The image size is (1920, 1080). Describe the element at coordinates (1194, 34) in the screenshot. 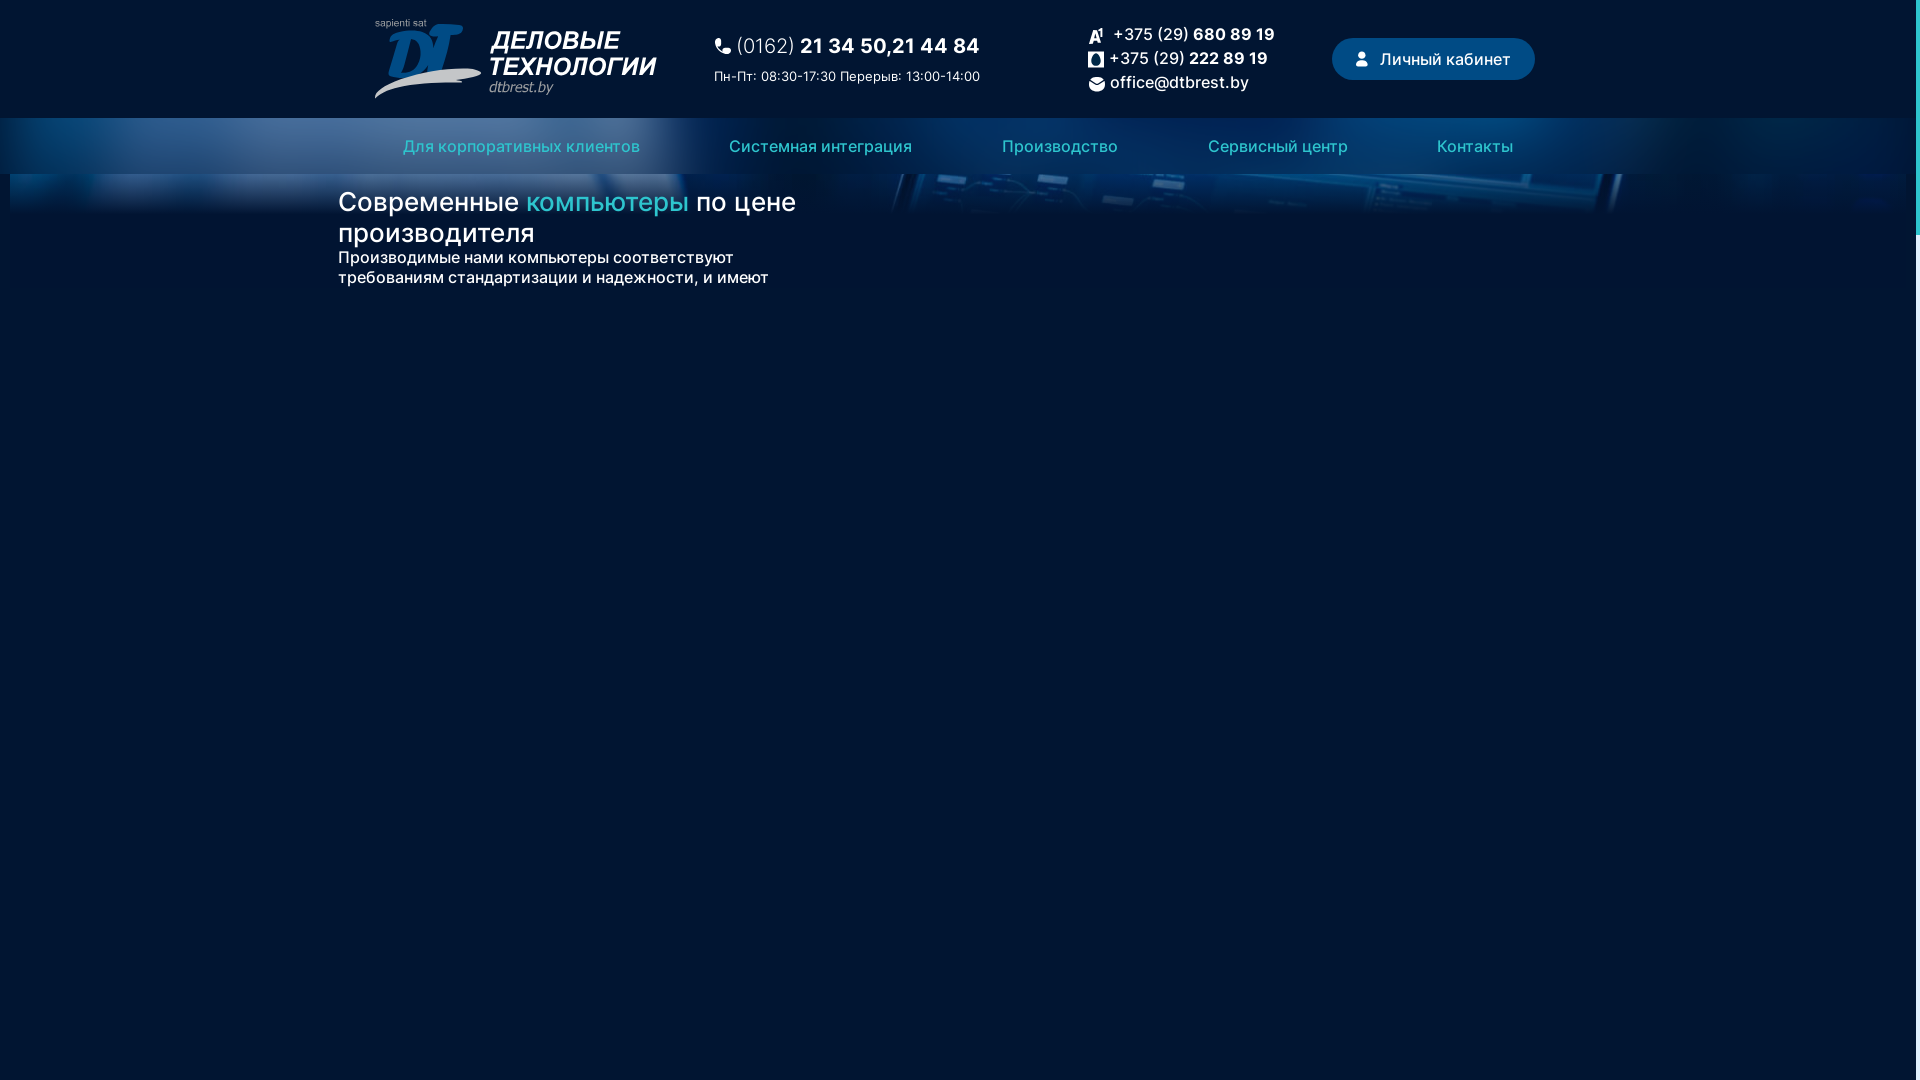

I see `'+375 (29) 680 89 19'` at that location.